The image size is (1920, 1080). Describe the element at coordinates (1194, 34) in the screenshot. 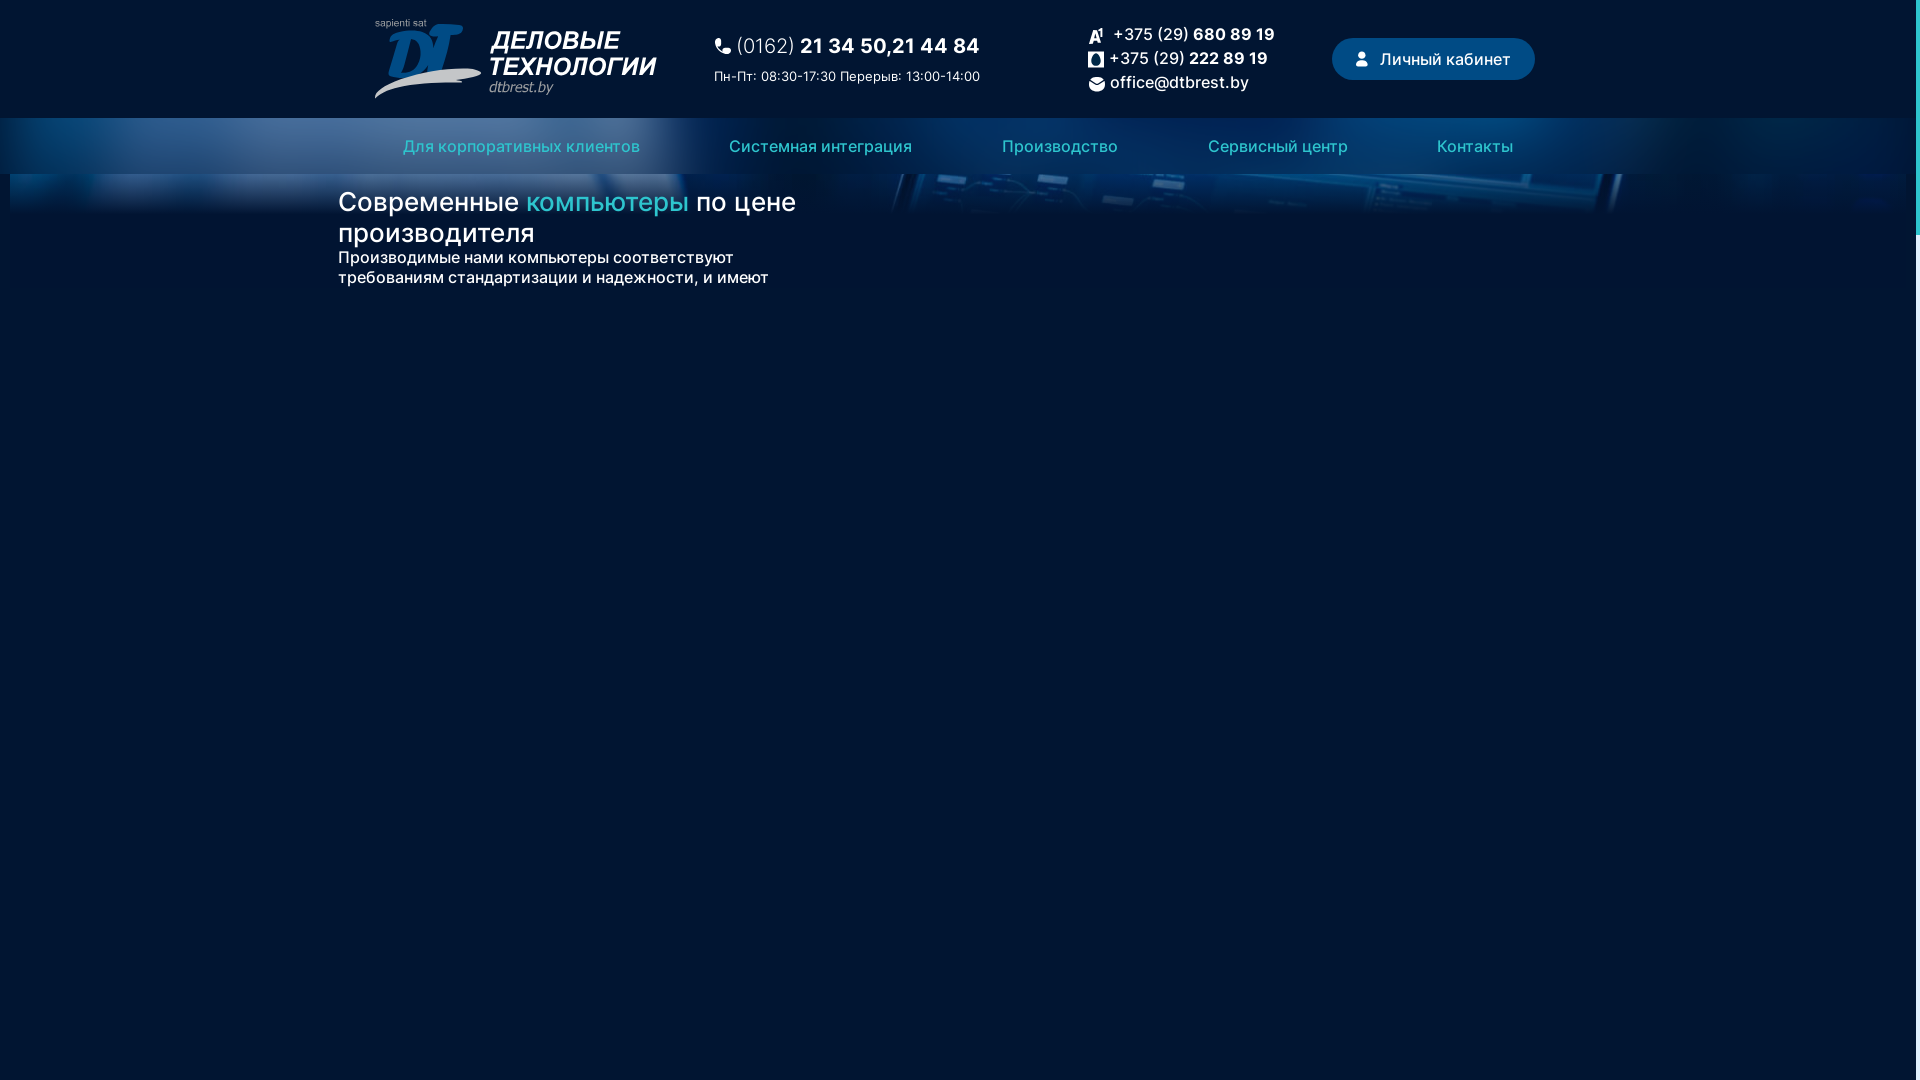

I see `'+375 (29) 680 89 19'` at that location.